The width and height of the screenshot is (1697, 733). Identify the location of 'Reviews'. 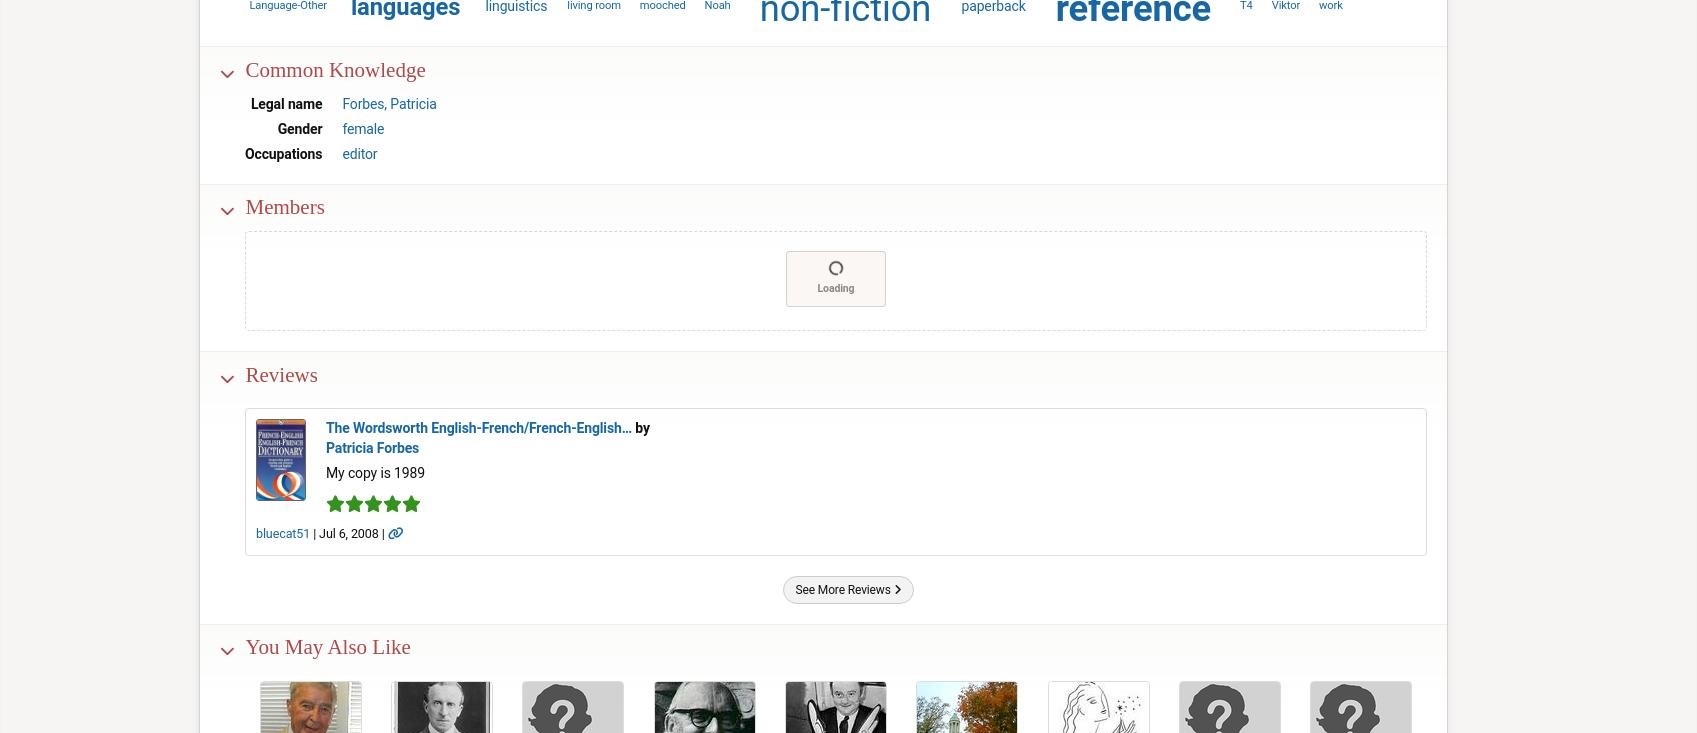
(280, 373).